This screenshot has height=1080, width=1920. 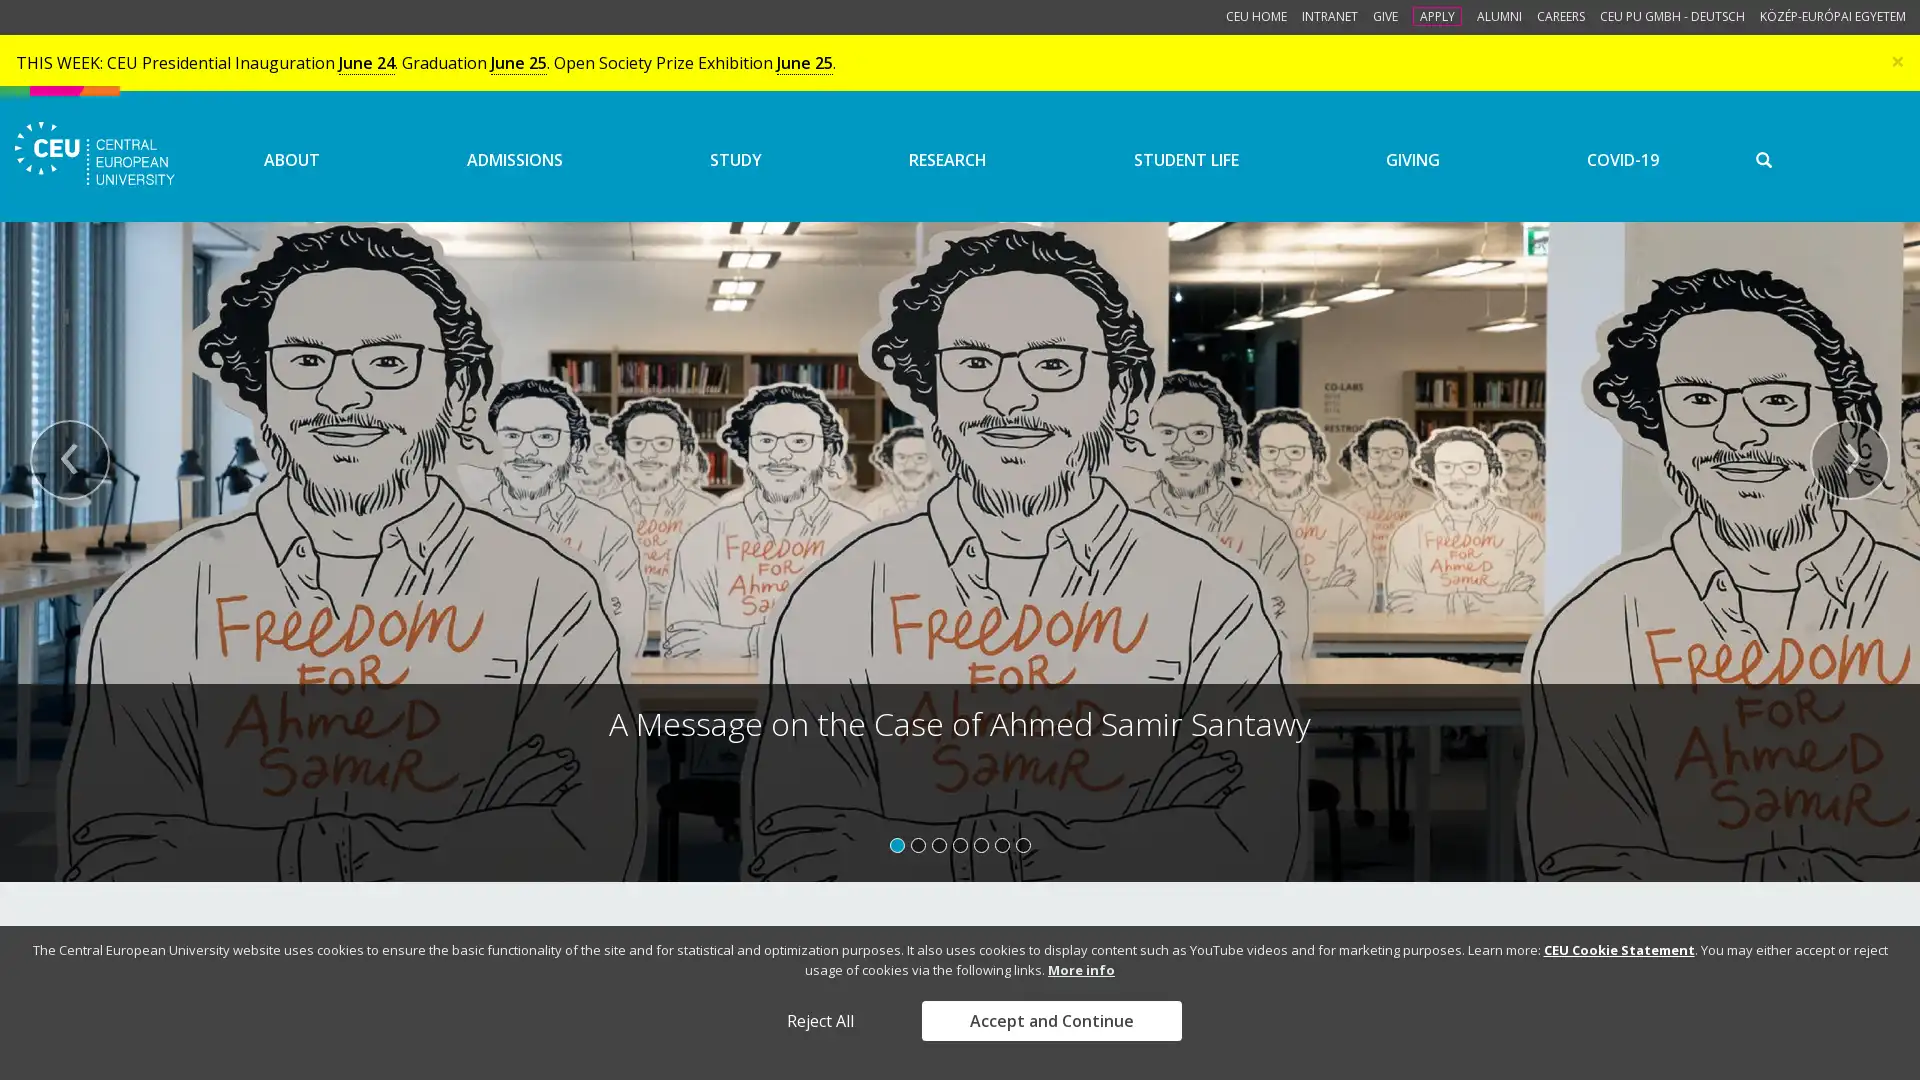 I want to click on Search, so click(x=1819, y=175).